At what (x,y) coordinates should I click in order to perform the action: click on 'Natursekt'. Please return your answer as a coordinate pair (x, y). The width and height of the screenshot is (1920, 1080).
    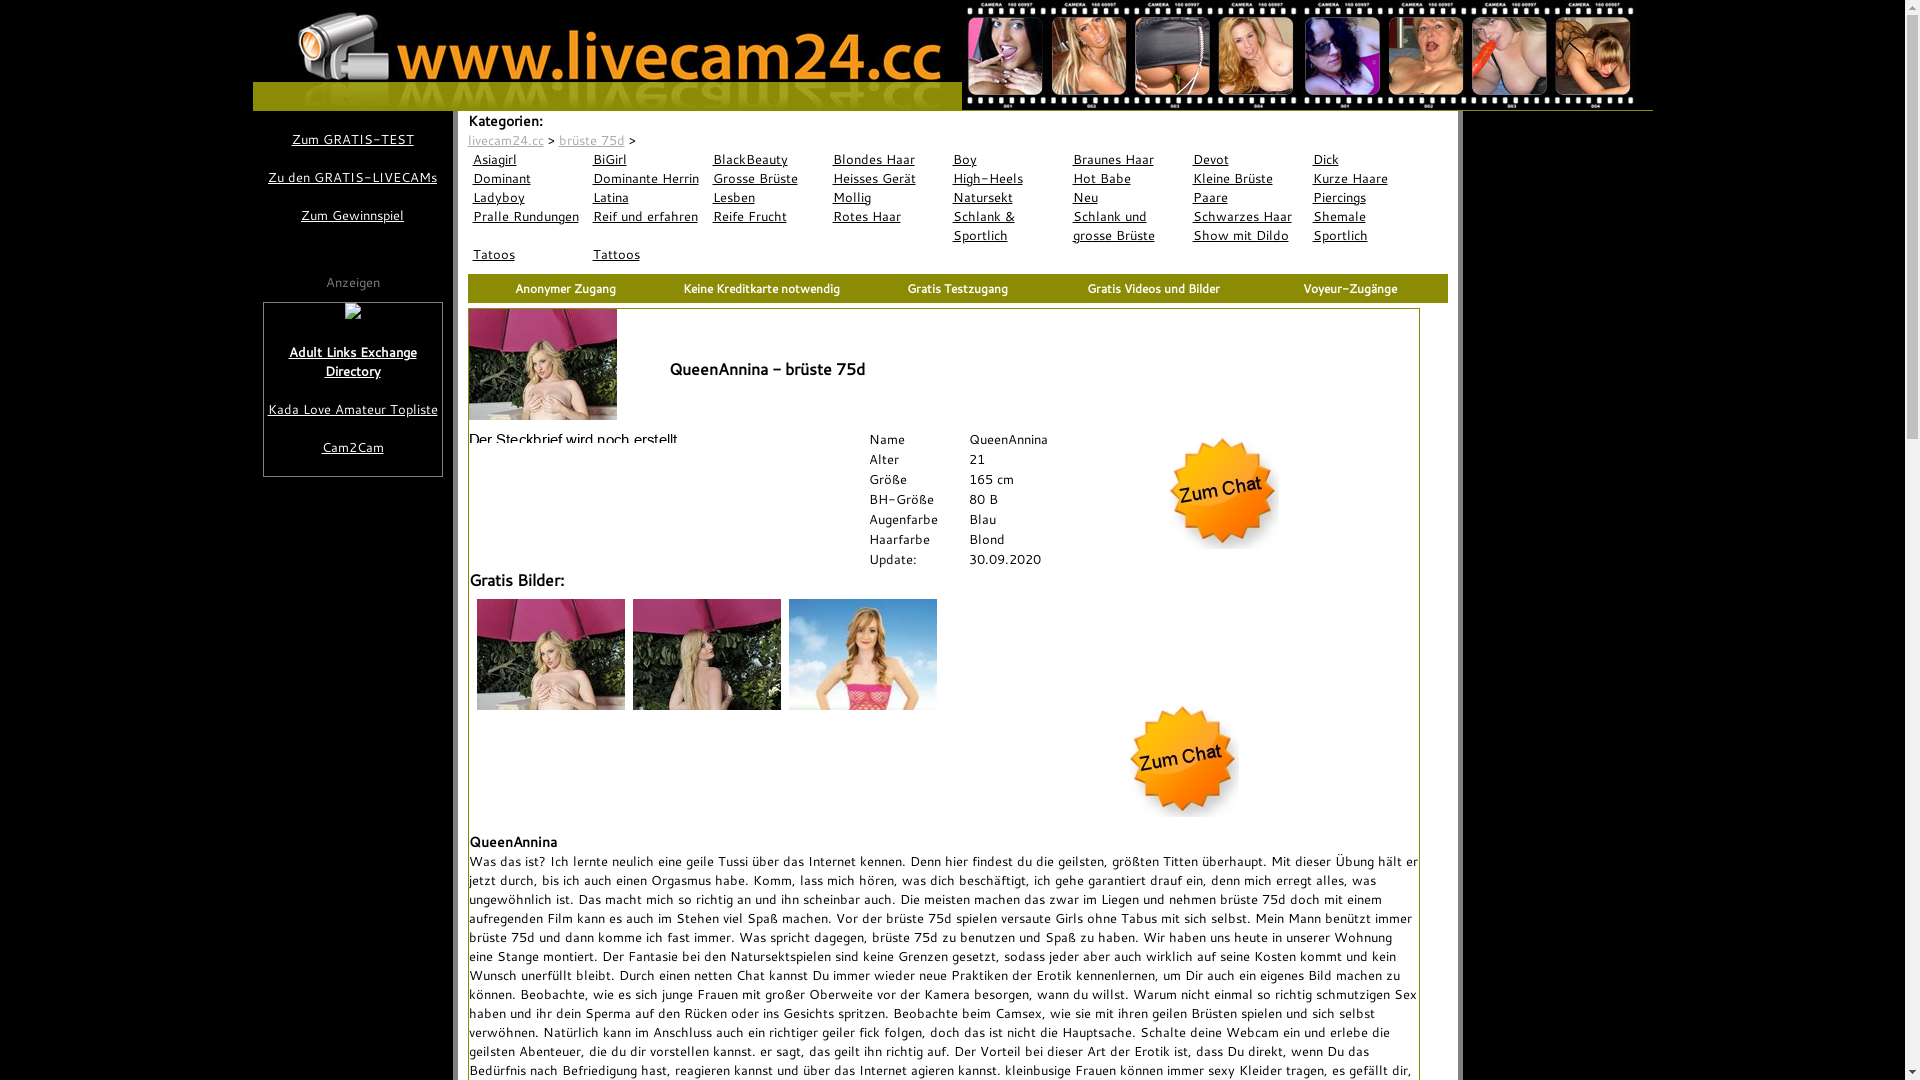
    Looking at the image, I should click on (1008, 197).